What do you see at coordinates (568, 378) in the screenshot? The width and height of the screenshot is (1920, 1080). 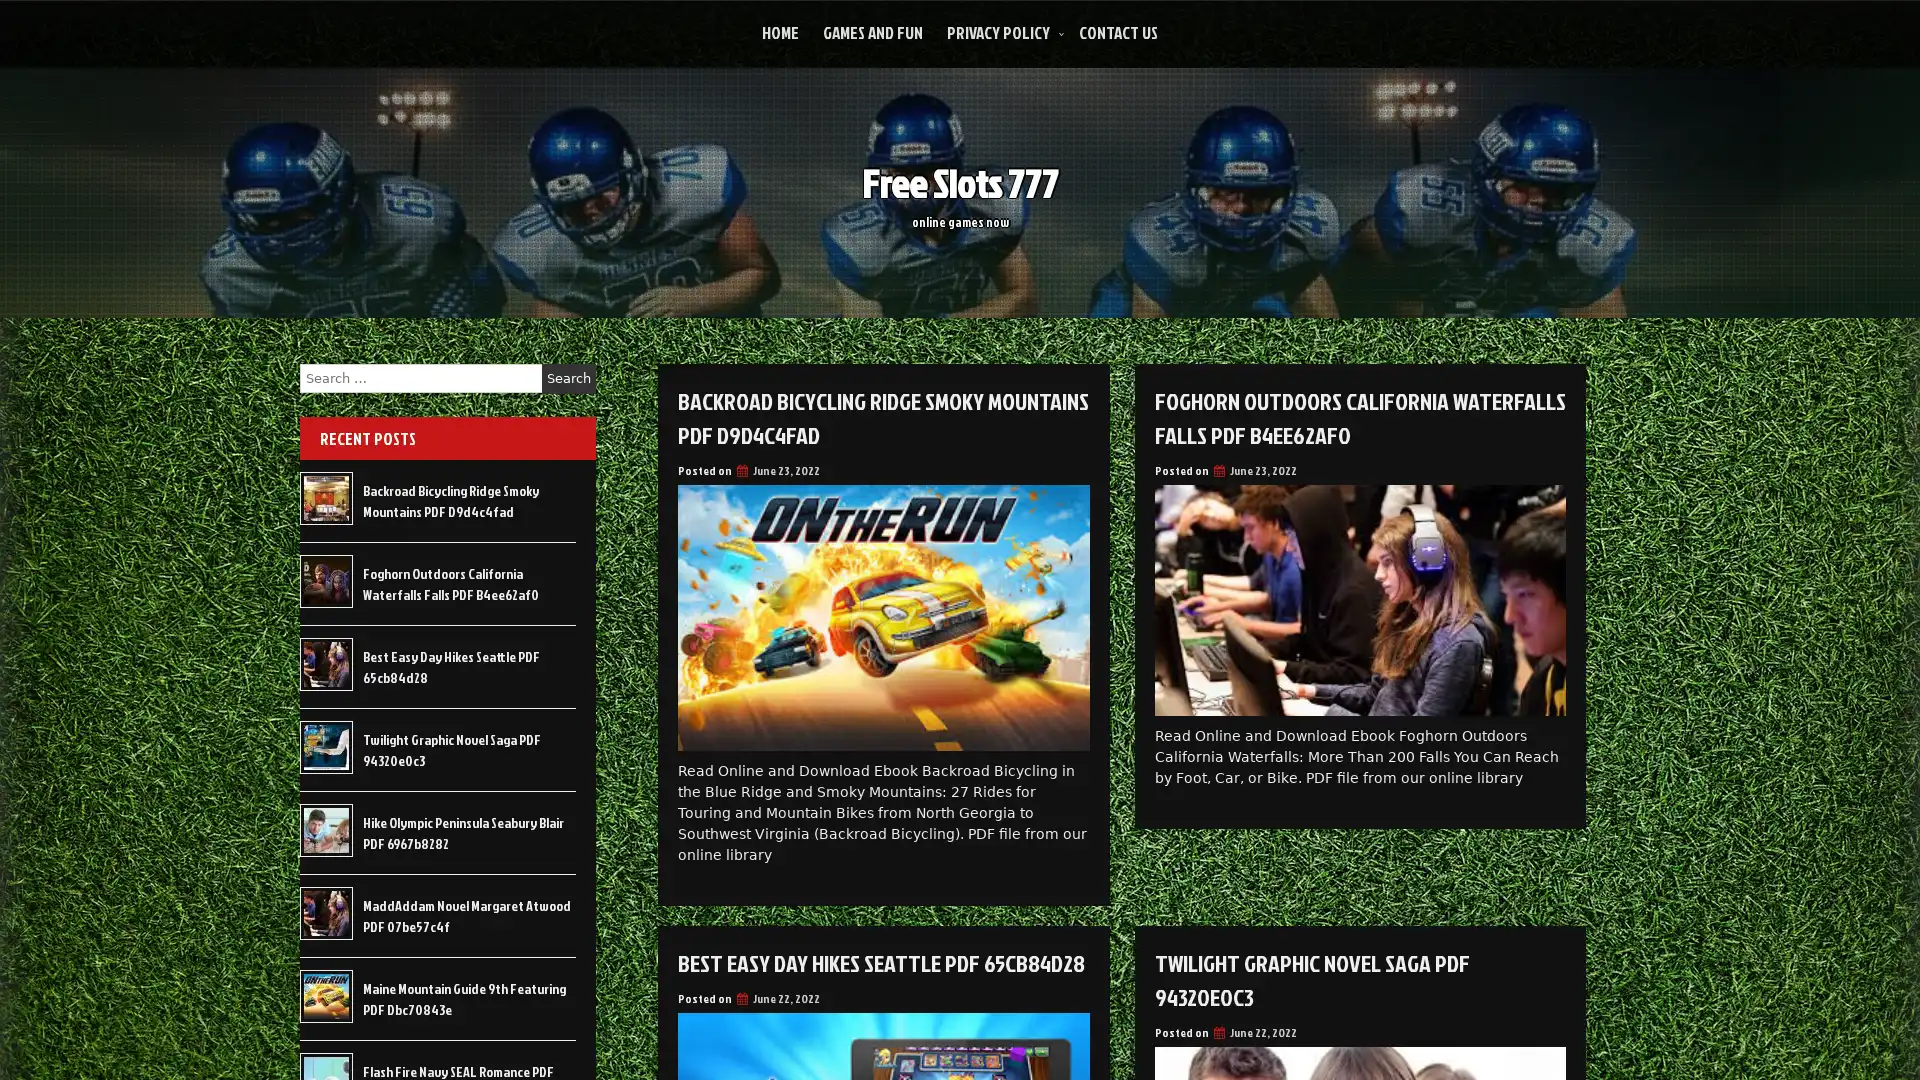 I see `Search` at bounding box center [568, 378].